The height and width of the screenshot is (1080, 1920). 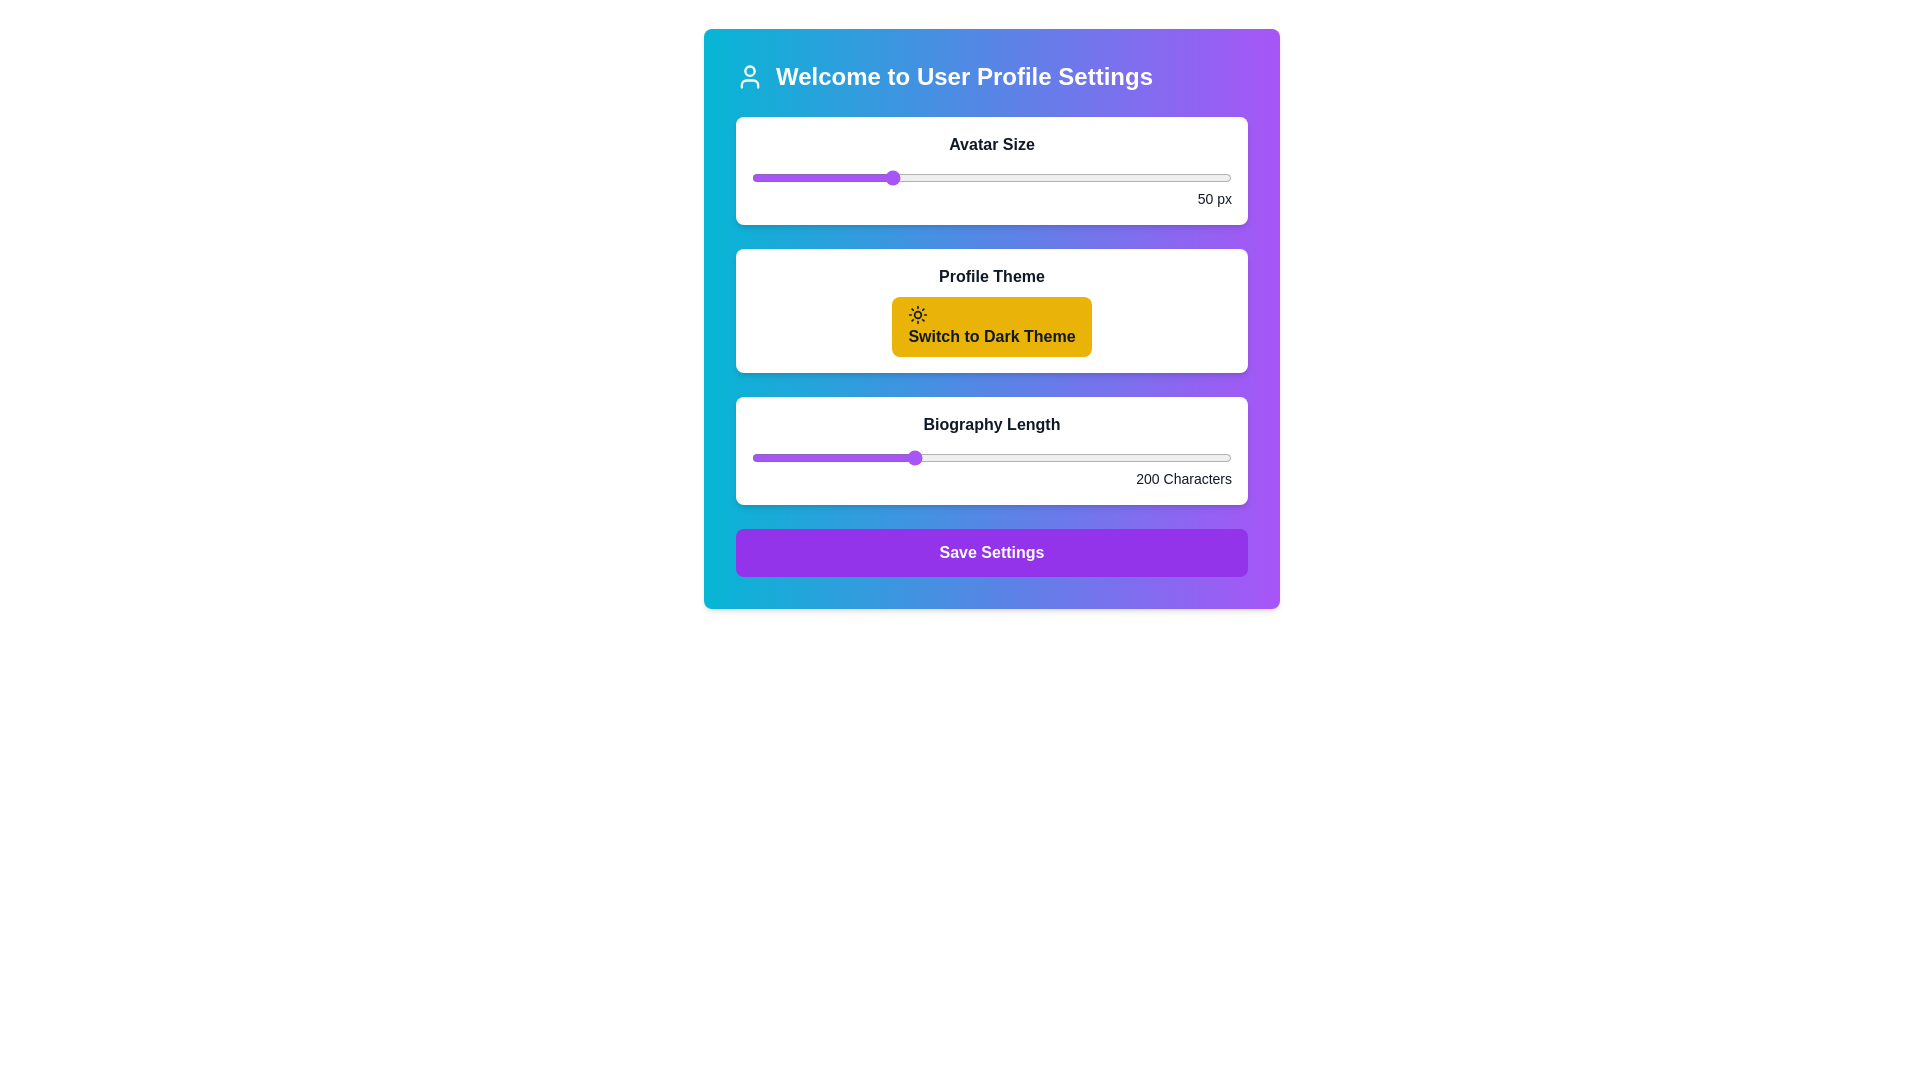 I want to click on avatar size, so click(x=881, y=176).